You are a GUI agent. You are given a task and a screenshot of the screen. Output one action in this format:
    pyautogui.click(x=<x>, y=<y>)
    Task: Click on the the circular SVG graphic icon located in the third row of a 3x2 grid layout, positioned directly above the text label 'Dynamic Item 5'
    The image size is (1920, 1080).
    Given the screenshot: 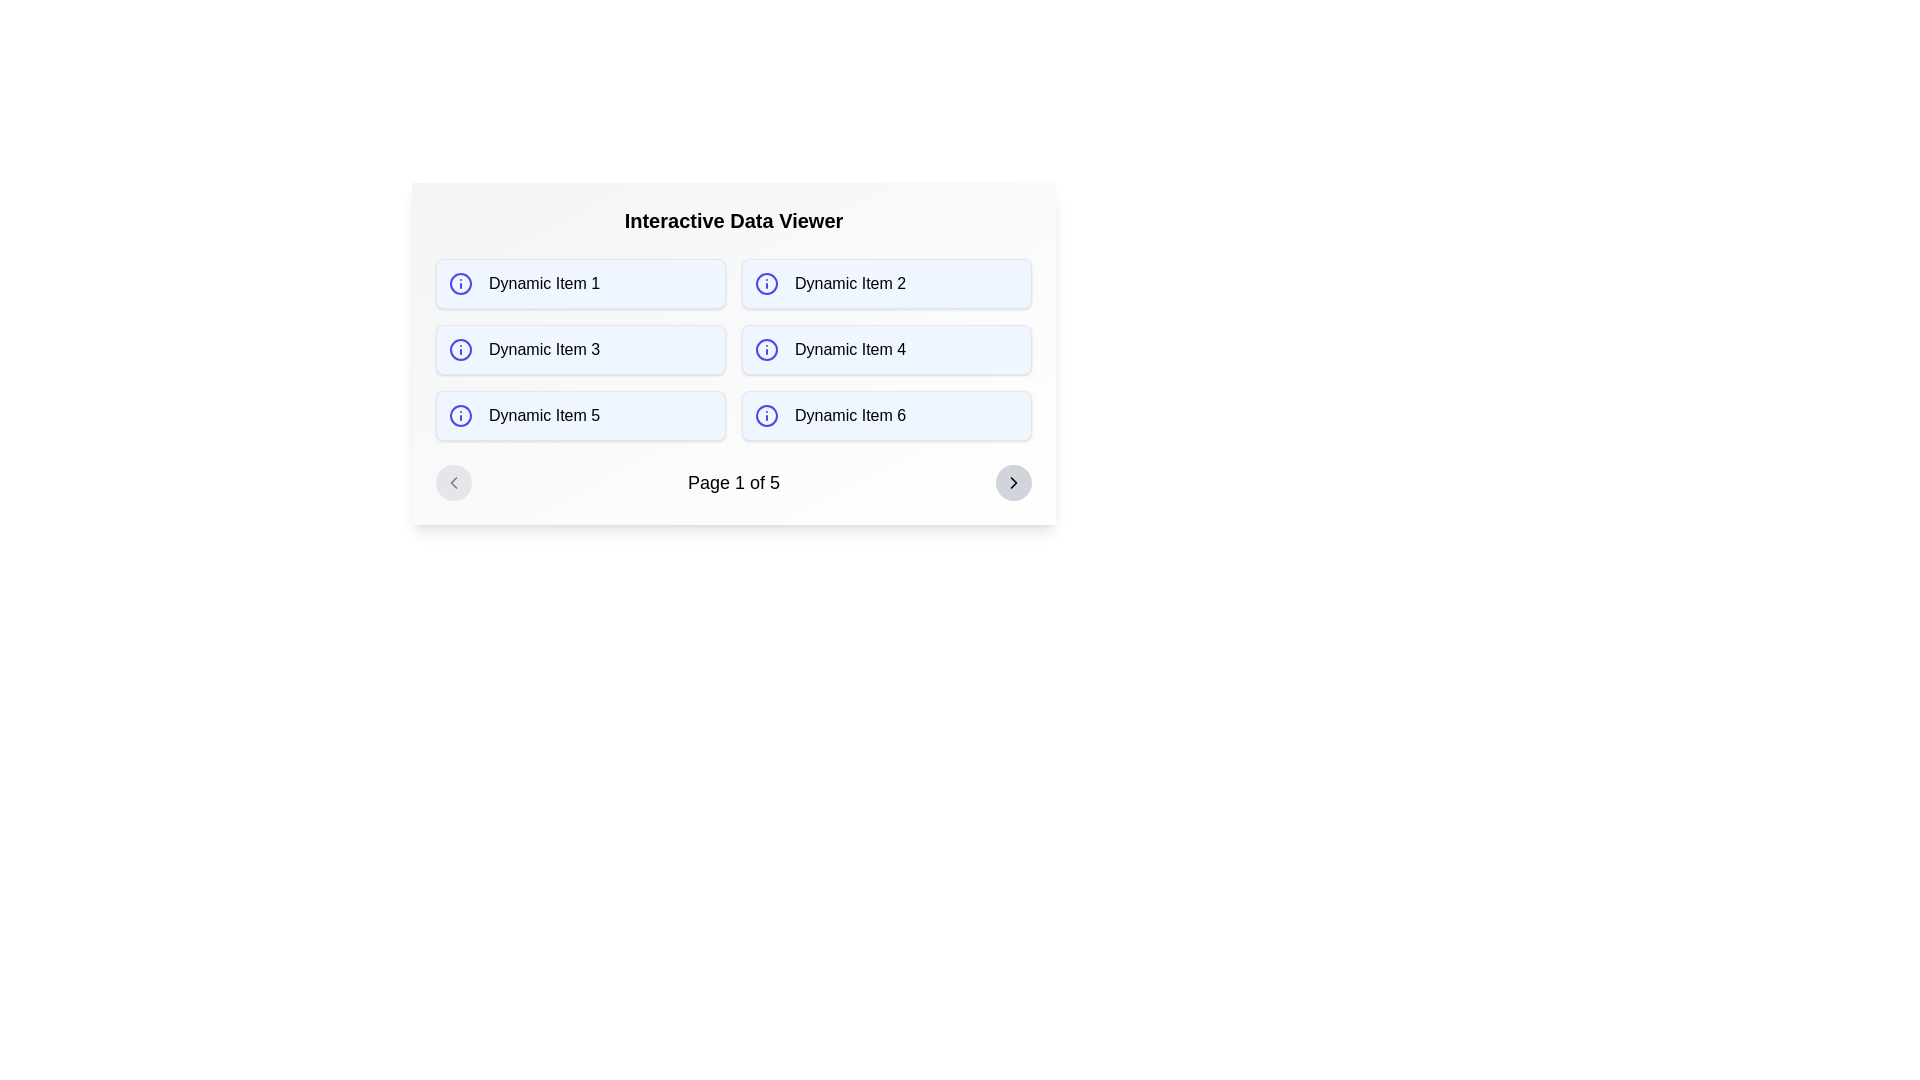 What is the action you would take?
    pyautogui.click(x=459, y=415)
    